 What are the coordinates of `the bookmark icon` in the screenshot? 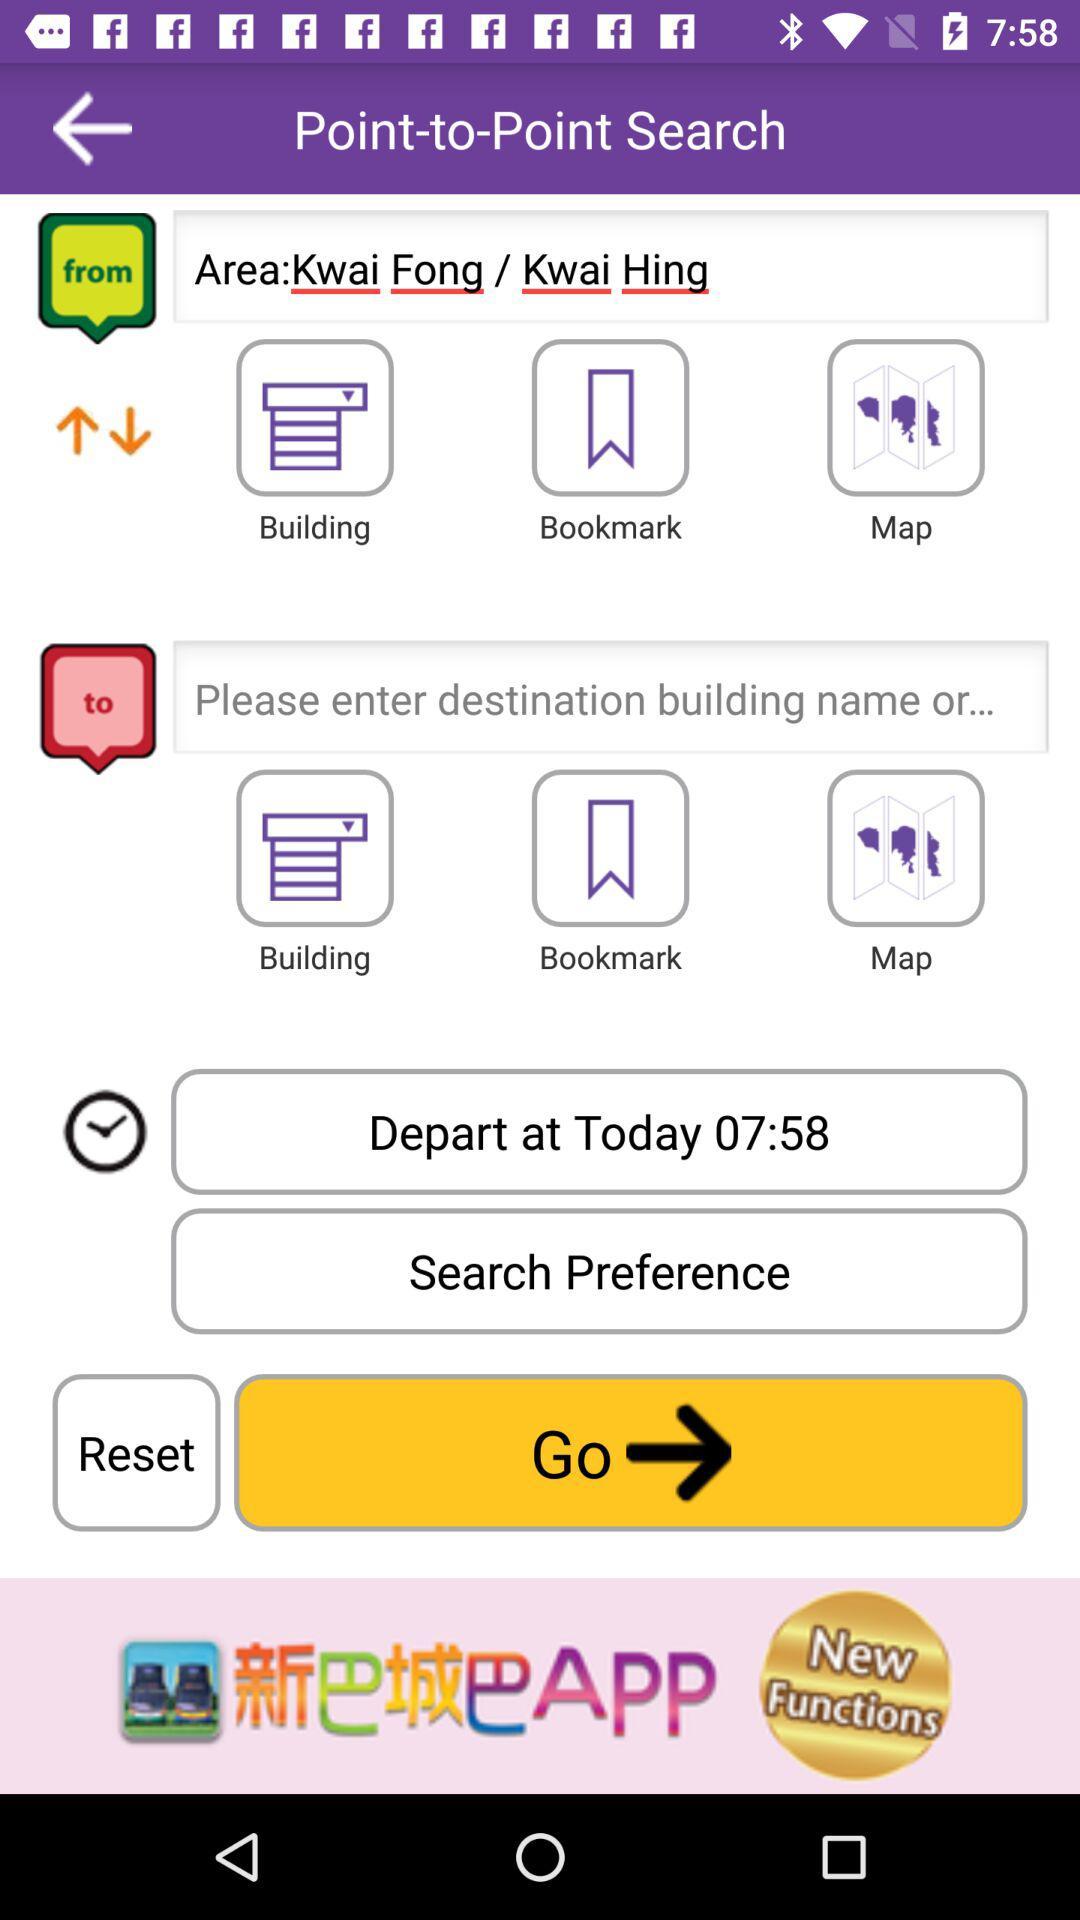 It's located at (609, 848).